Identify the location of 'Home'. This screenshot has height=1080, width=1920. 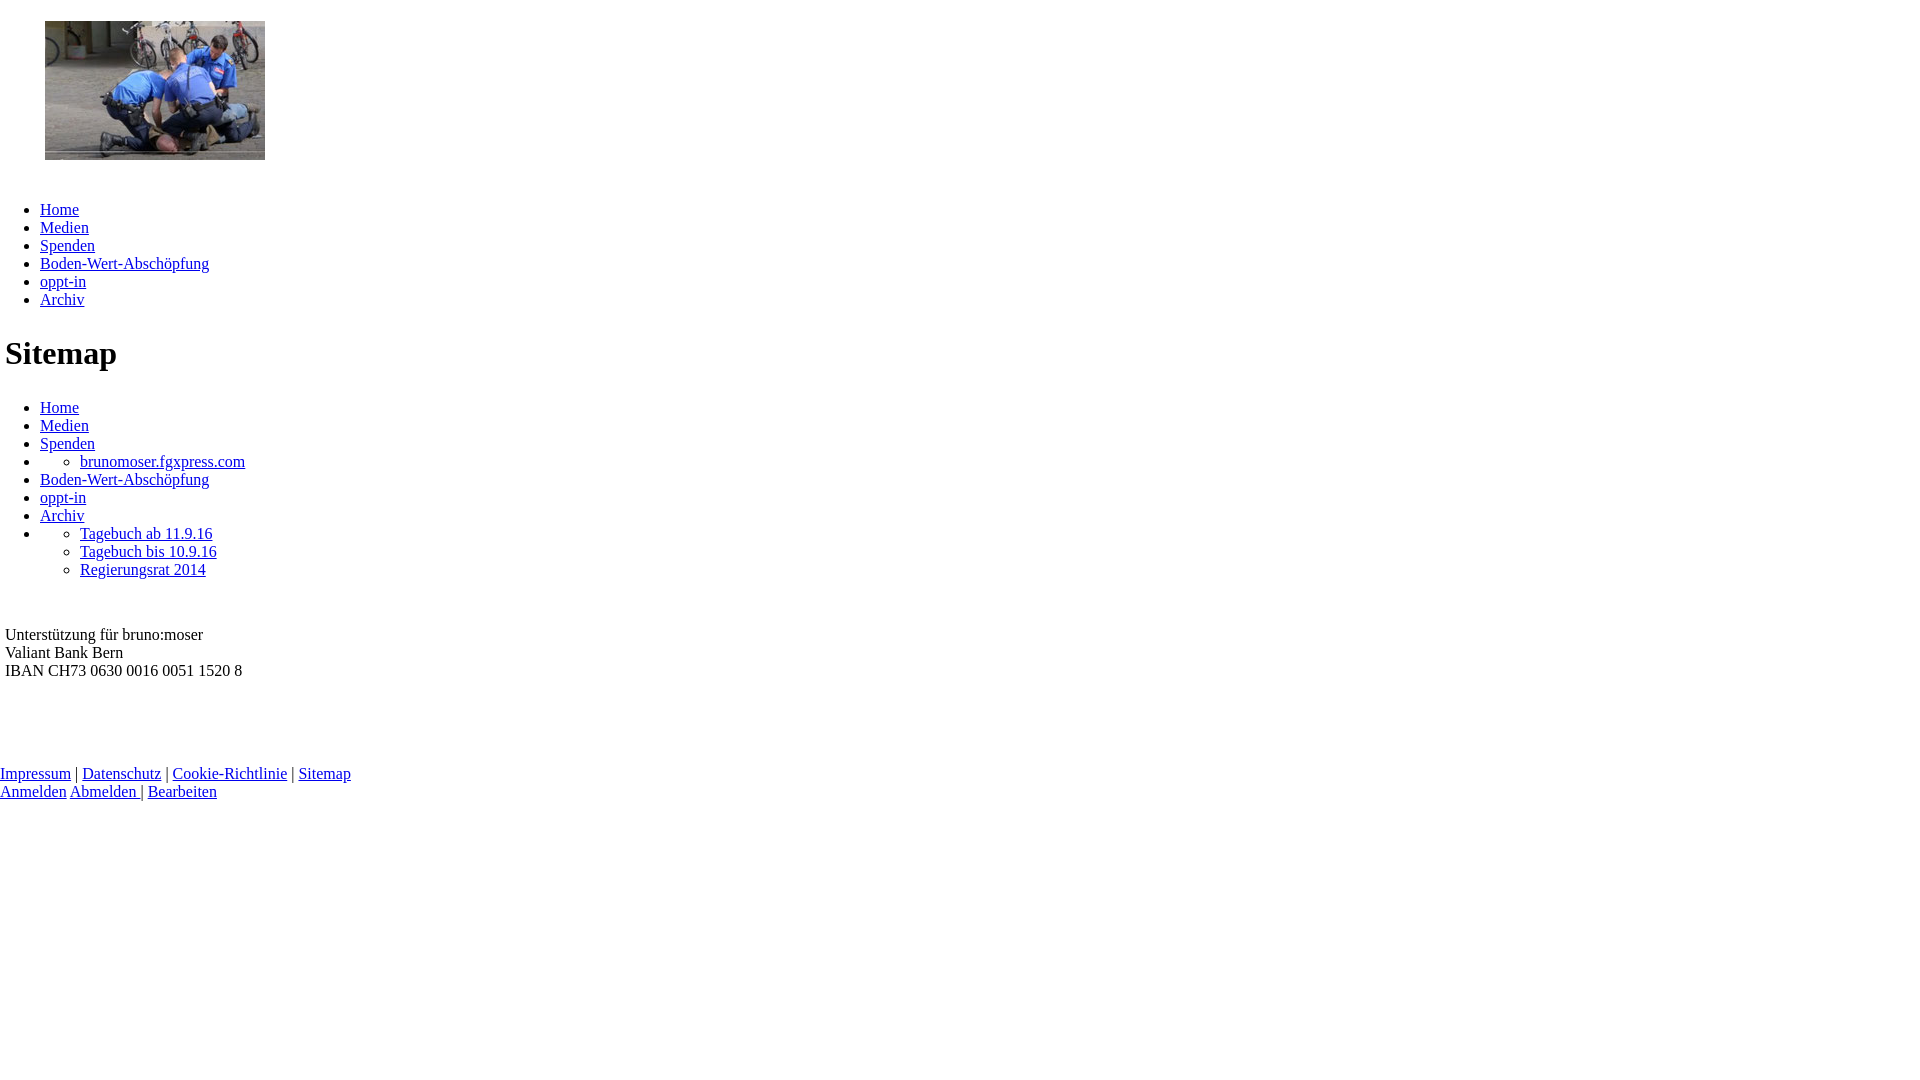
(59, 209).